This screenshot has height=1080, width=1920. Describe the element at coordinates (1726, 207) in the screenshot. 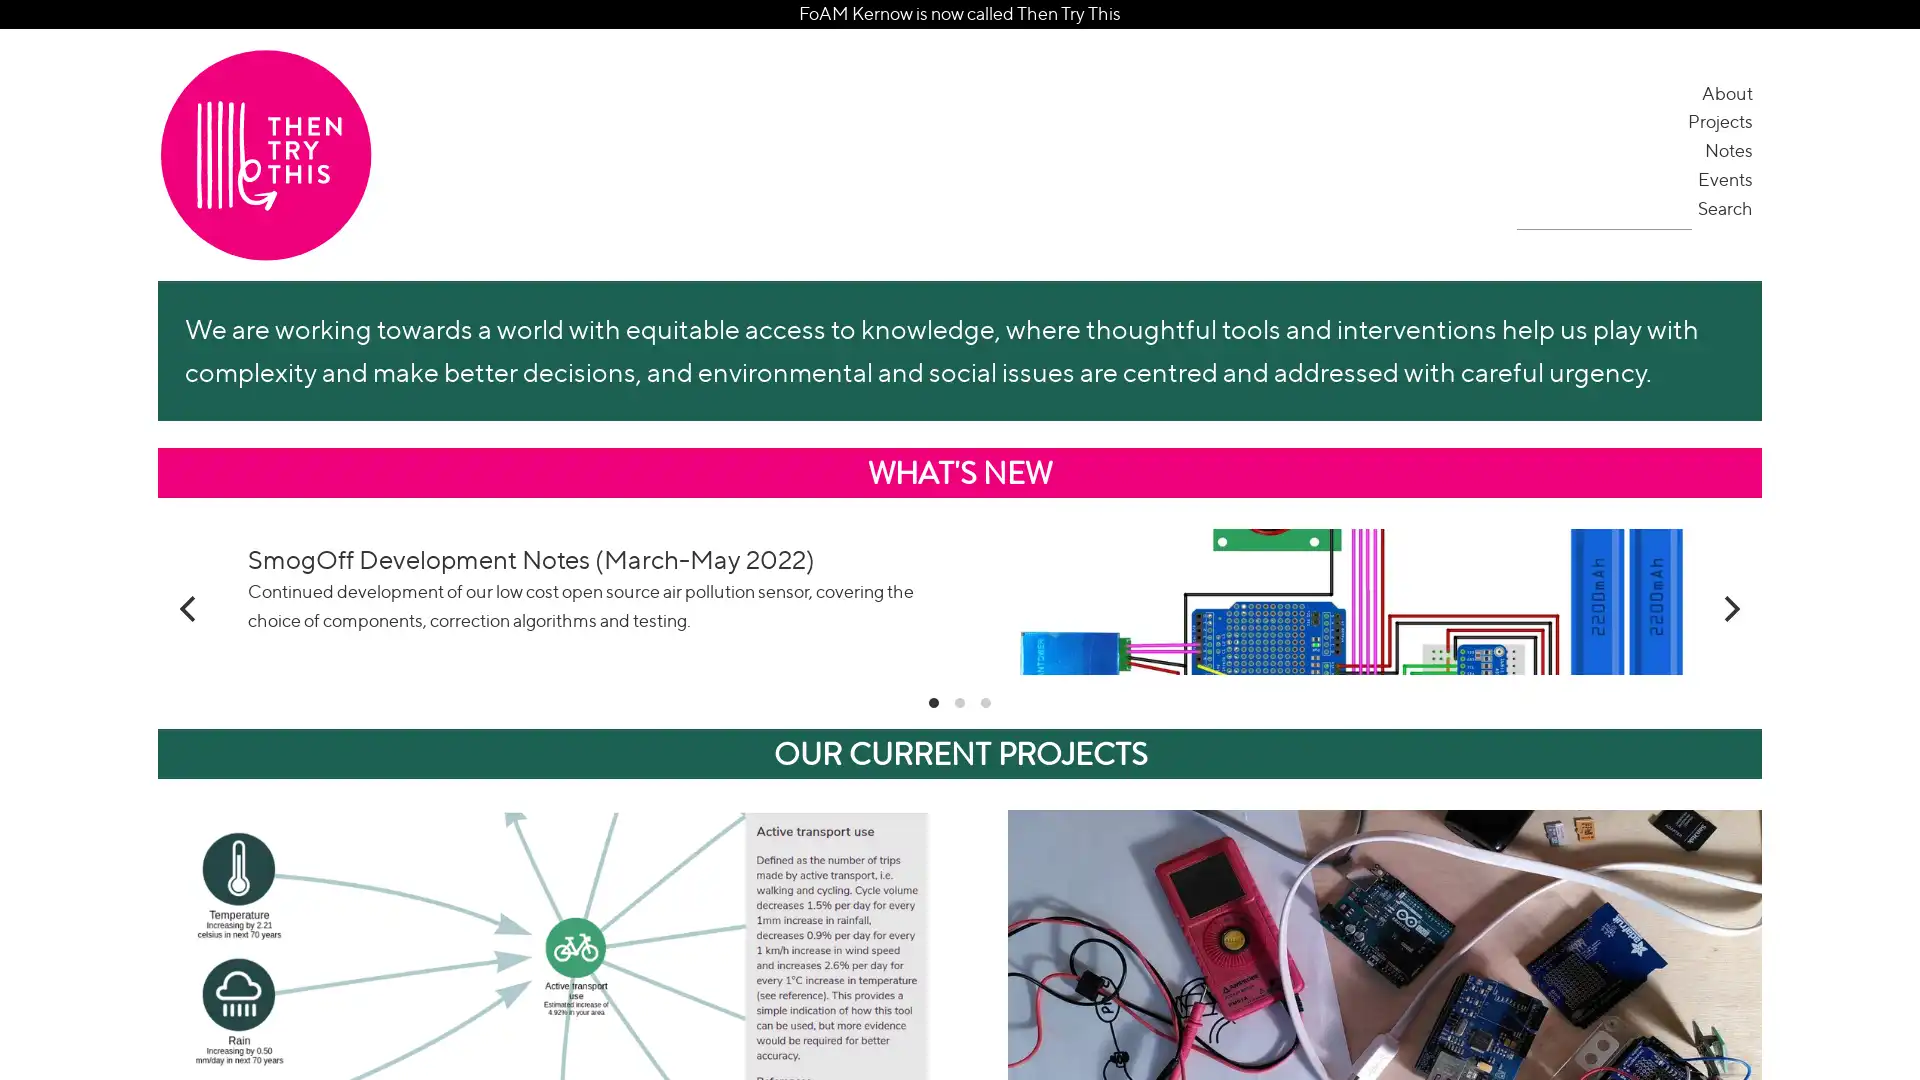

I see `Search` at that location.